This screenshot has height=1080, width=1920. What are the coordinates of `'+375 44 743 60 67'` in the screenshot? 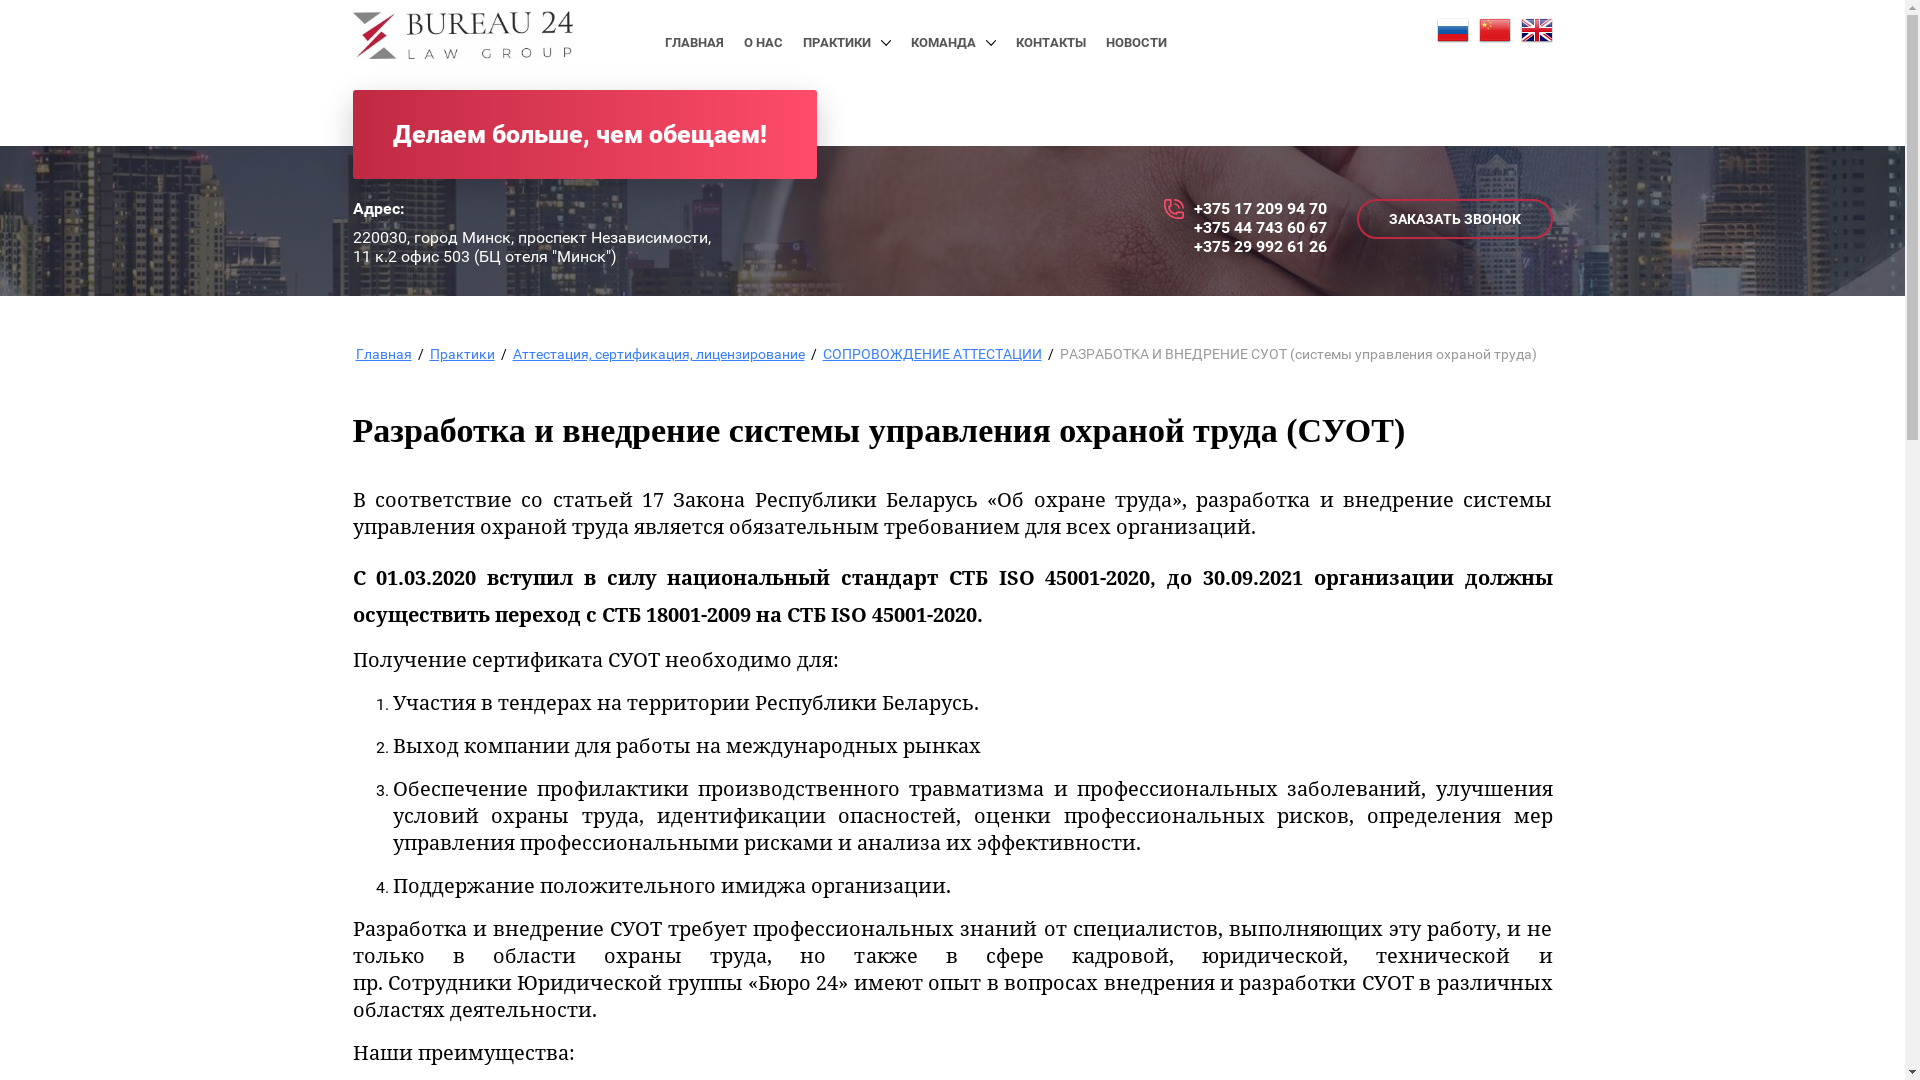 It's located at (1194, 226).